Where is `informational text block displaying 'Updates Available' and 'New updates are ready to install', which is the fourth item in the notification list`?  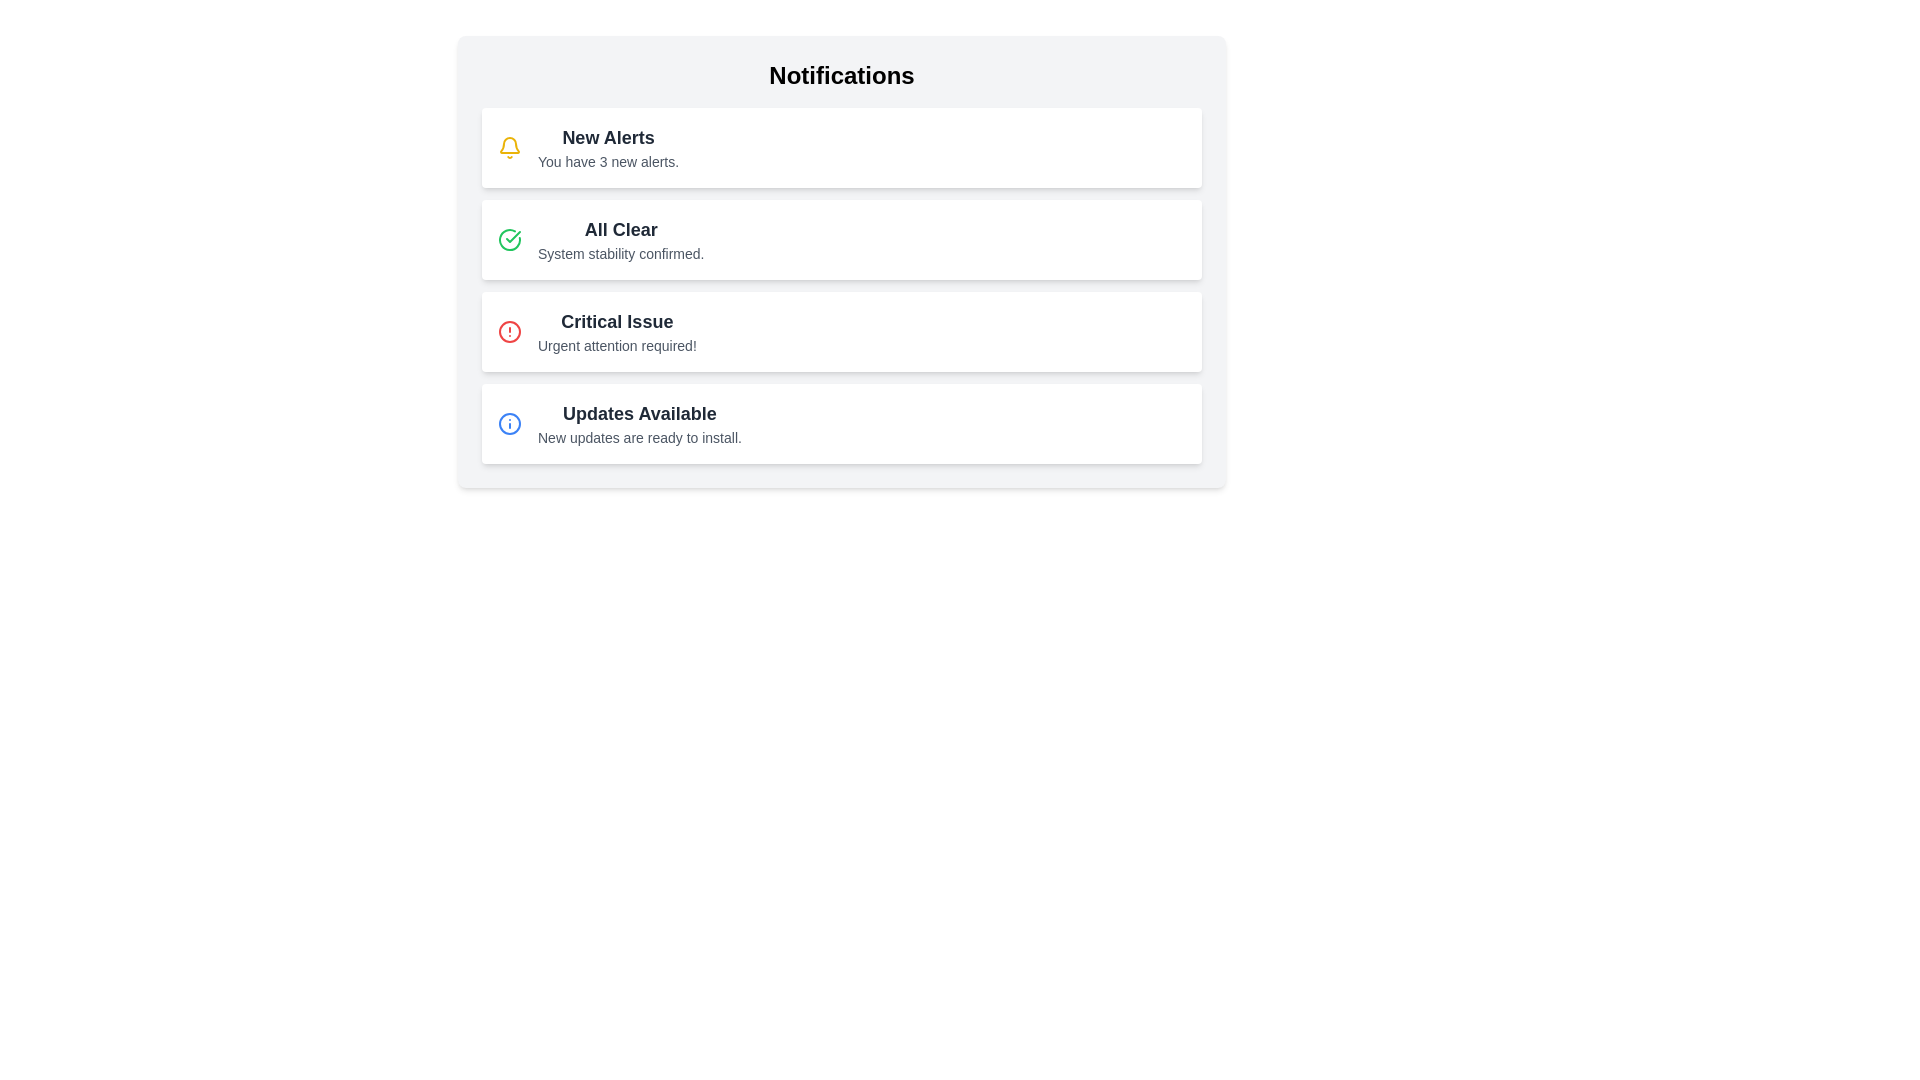 informational text block displaying 'Updates Available' and 'New updates are ready to install', which is the fourth item in the notification list is located at coordinates (638, 423).